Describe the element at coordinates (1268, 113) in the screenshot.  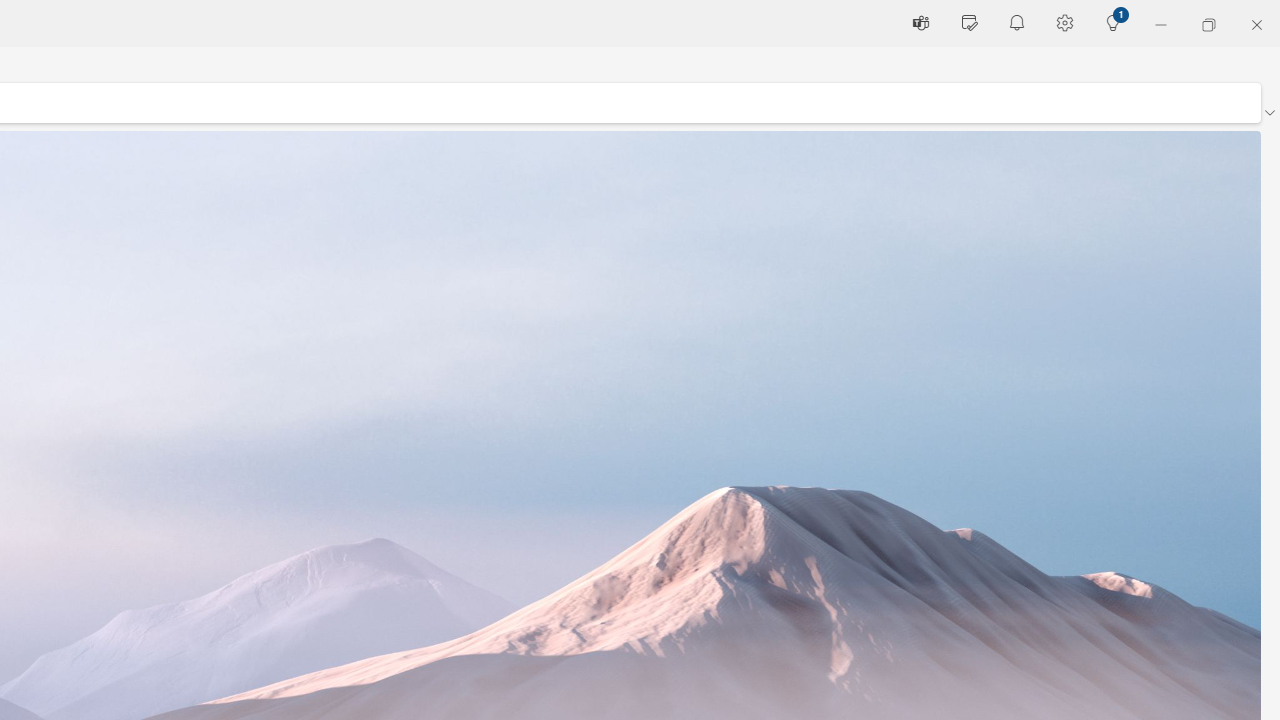
I see `'Ribbon display options'` at that location.